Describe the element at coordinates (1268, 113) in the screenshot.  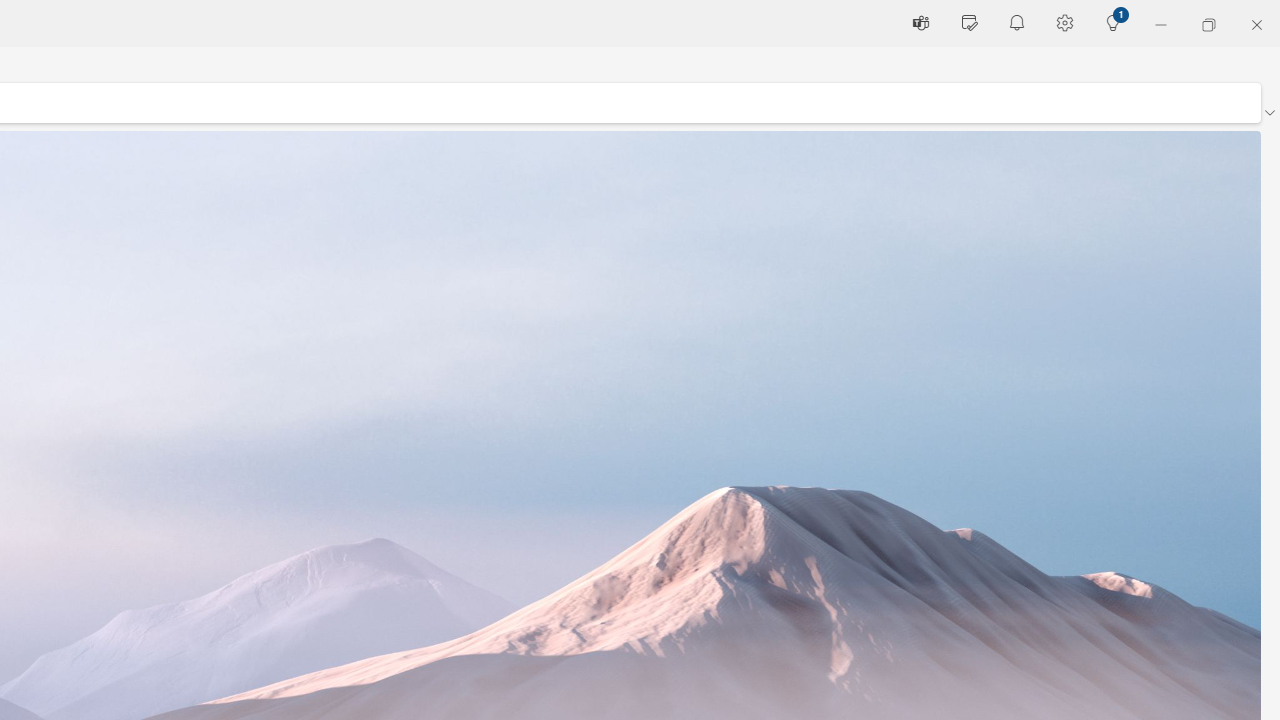
I see `'Ribbon display options'` at that location.